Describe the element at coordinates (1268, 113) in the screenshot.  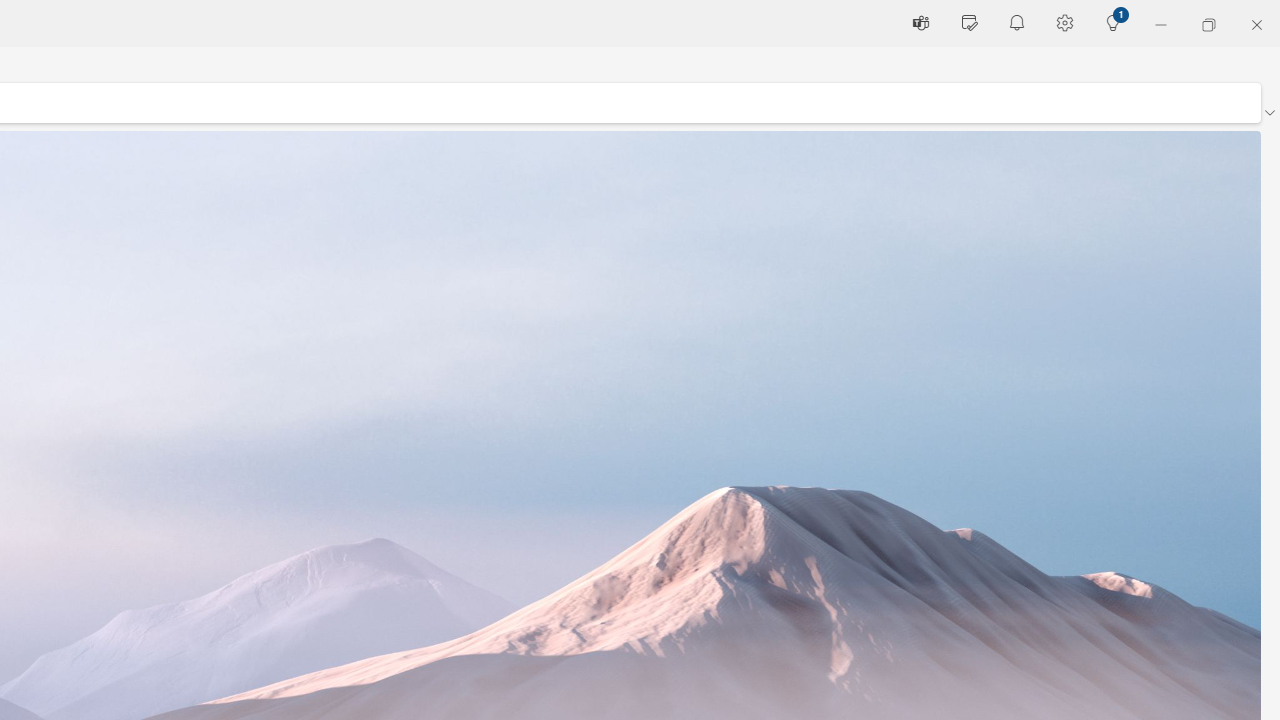
I see `'Ribbon display options'` at that location.